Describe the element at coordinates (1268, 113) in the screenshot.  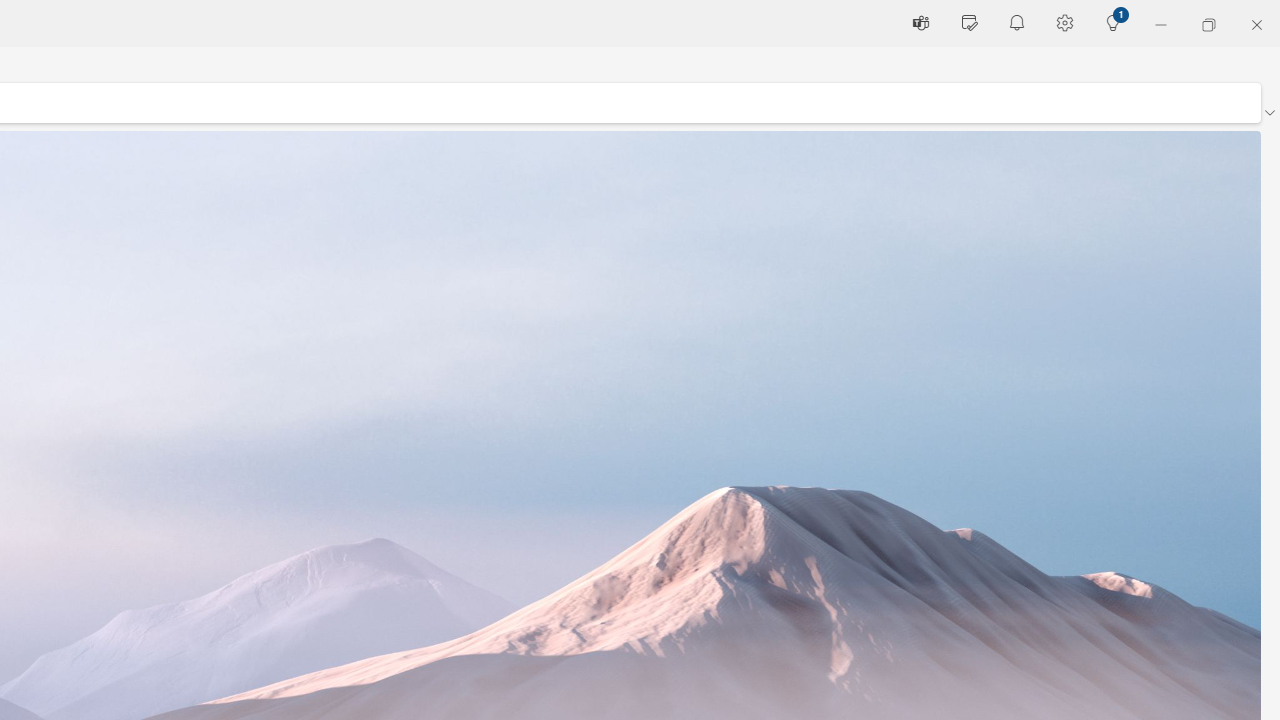
I see `'Ribbon display options'` at that location.